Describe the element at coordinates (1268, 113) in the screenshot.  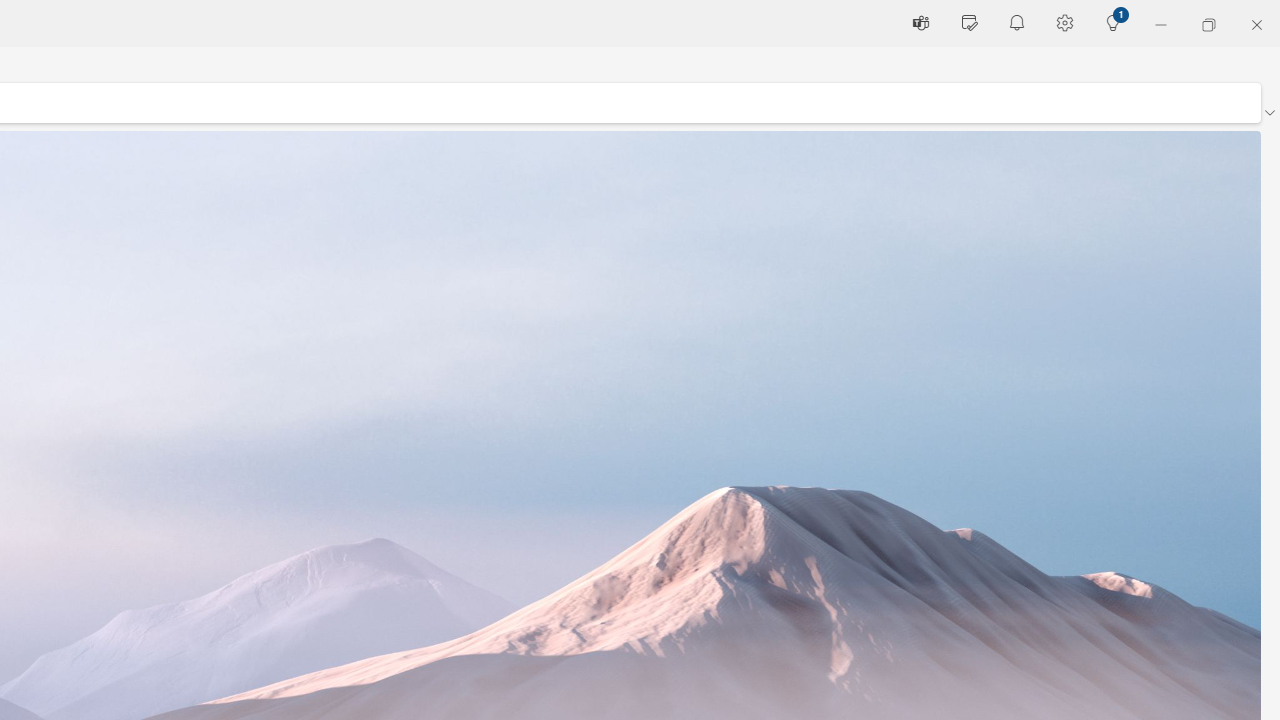
I see `'Ribbon display options'` at that location.